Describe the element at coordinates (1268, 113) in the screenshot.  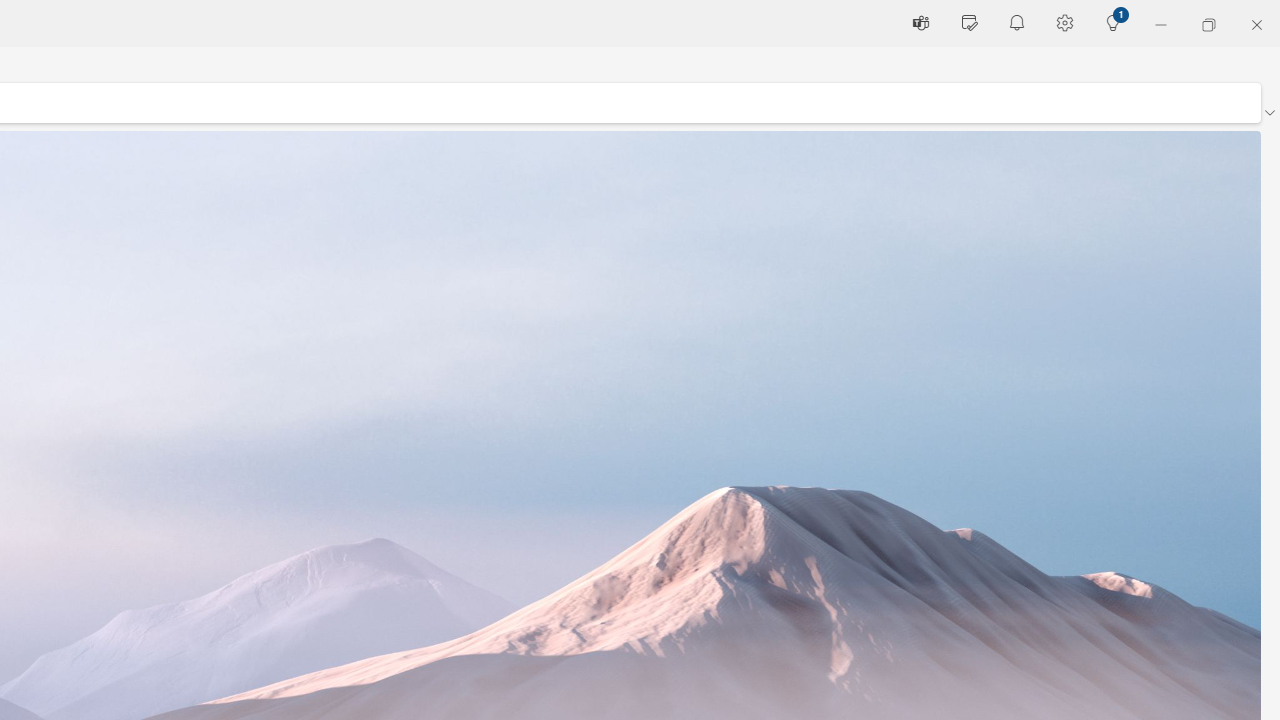
I see `'Ribbon display options'` at that location.